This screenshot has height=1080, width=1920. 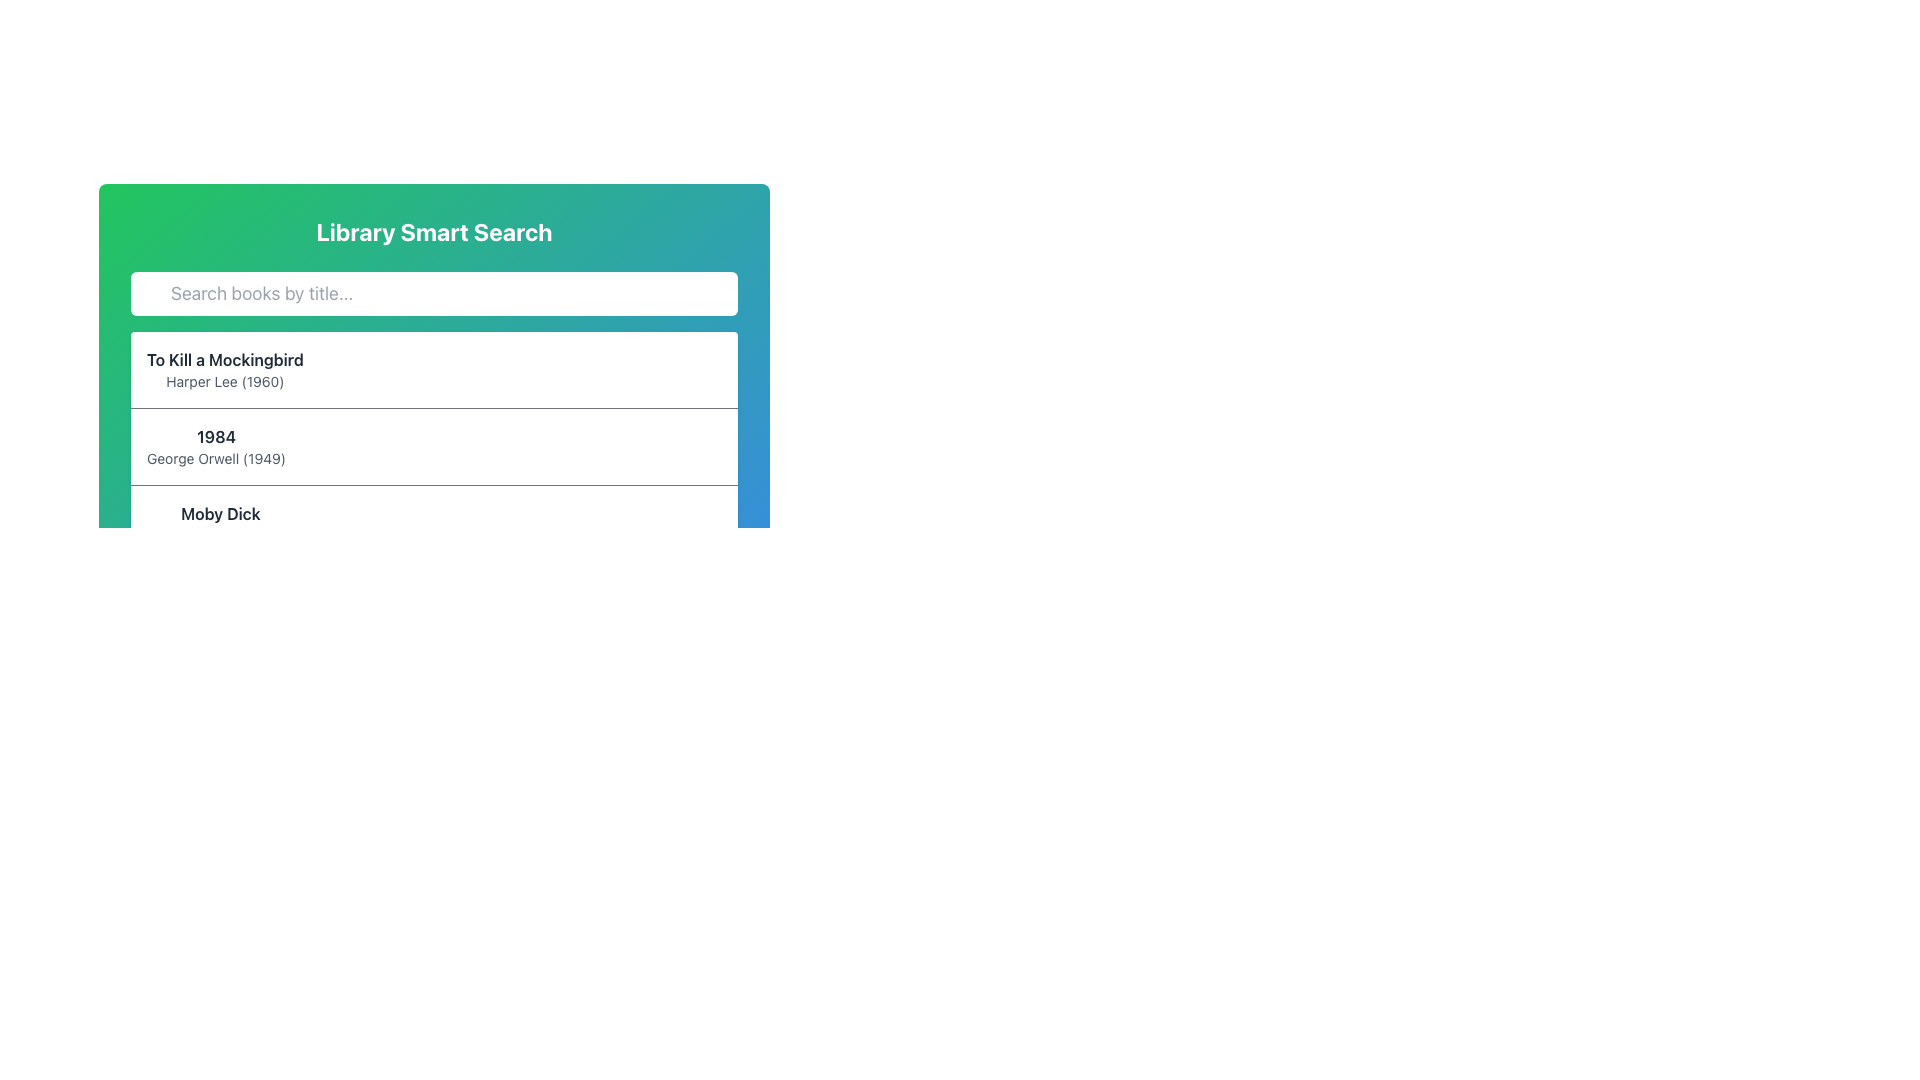 I want to click on the text display element that shows information about a book, including its title and author, located on the left side of the interface under the 'Library Smart Search' header, so click(x=225, y=370).